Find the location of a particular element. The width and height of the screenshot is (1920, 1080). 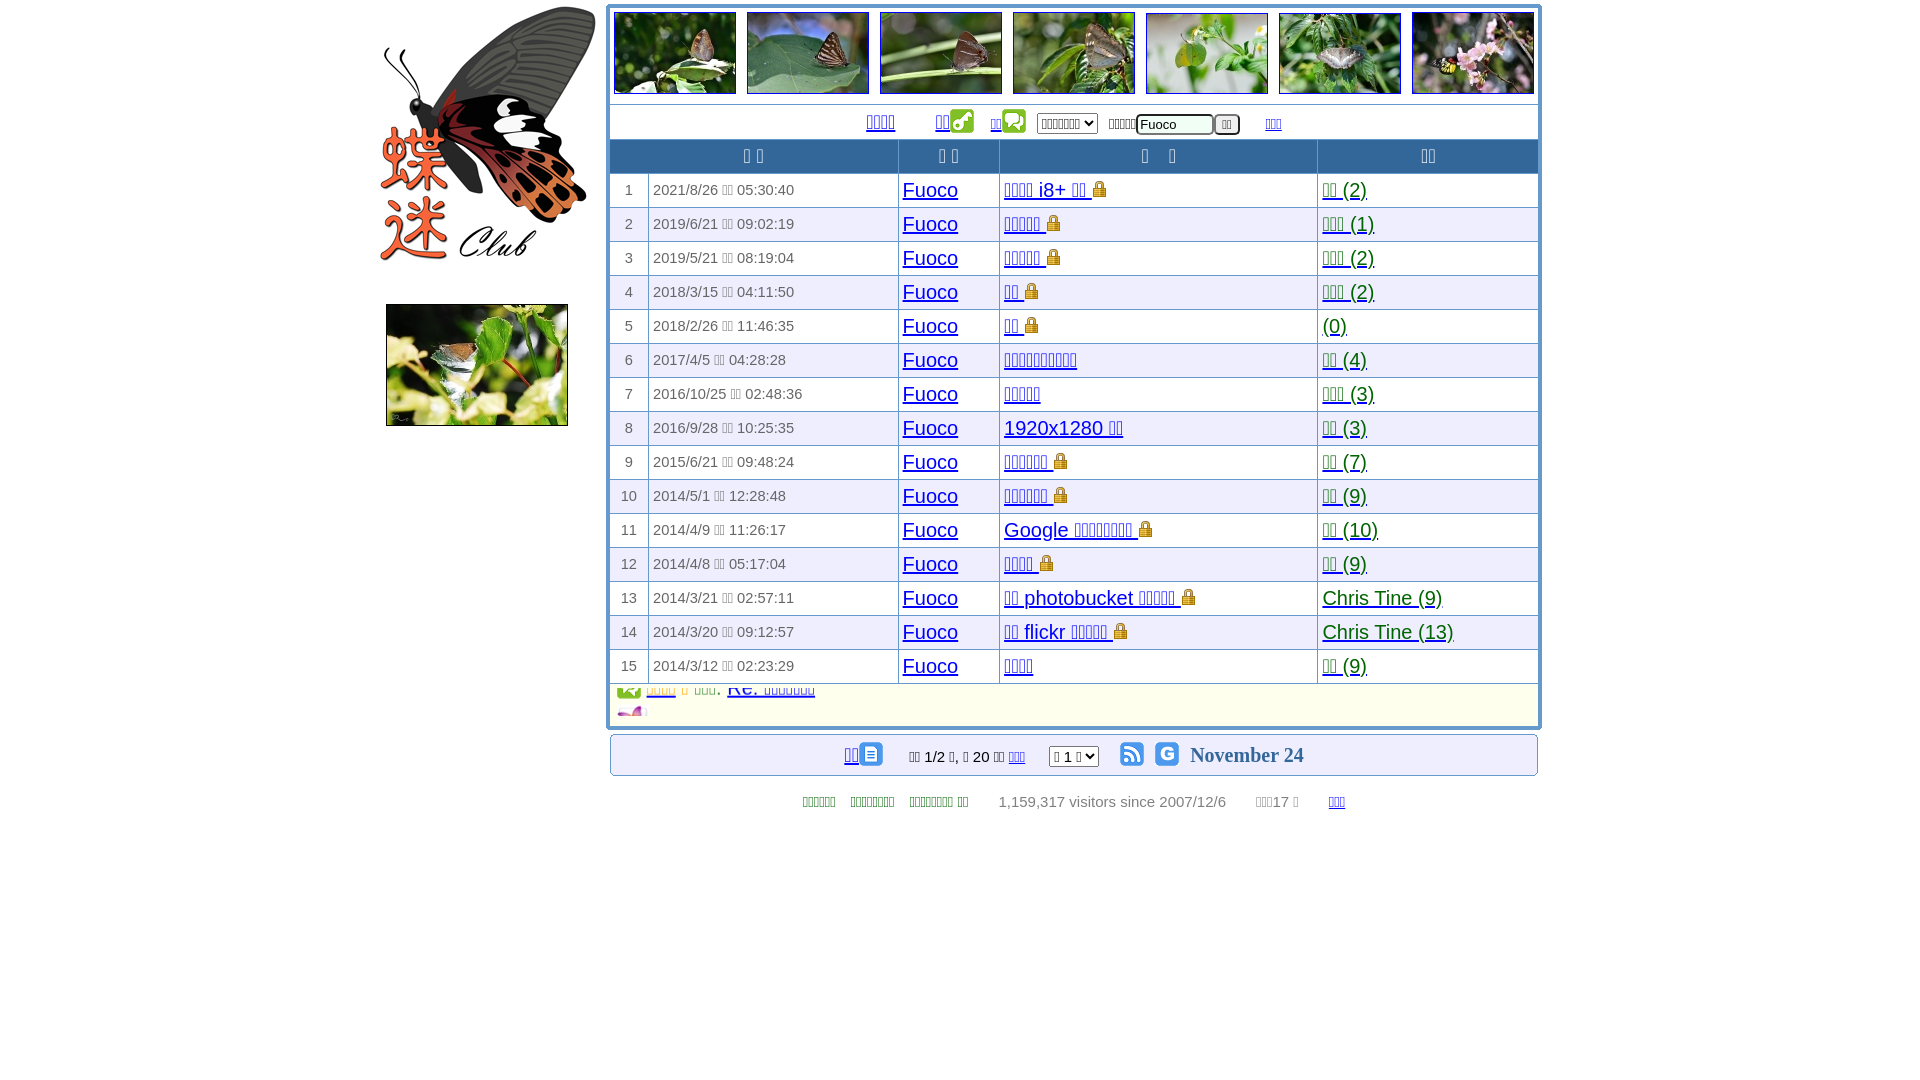

'(0)' is located at coordinates (1334, 325).